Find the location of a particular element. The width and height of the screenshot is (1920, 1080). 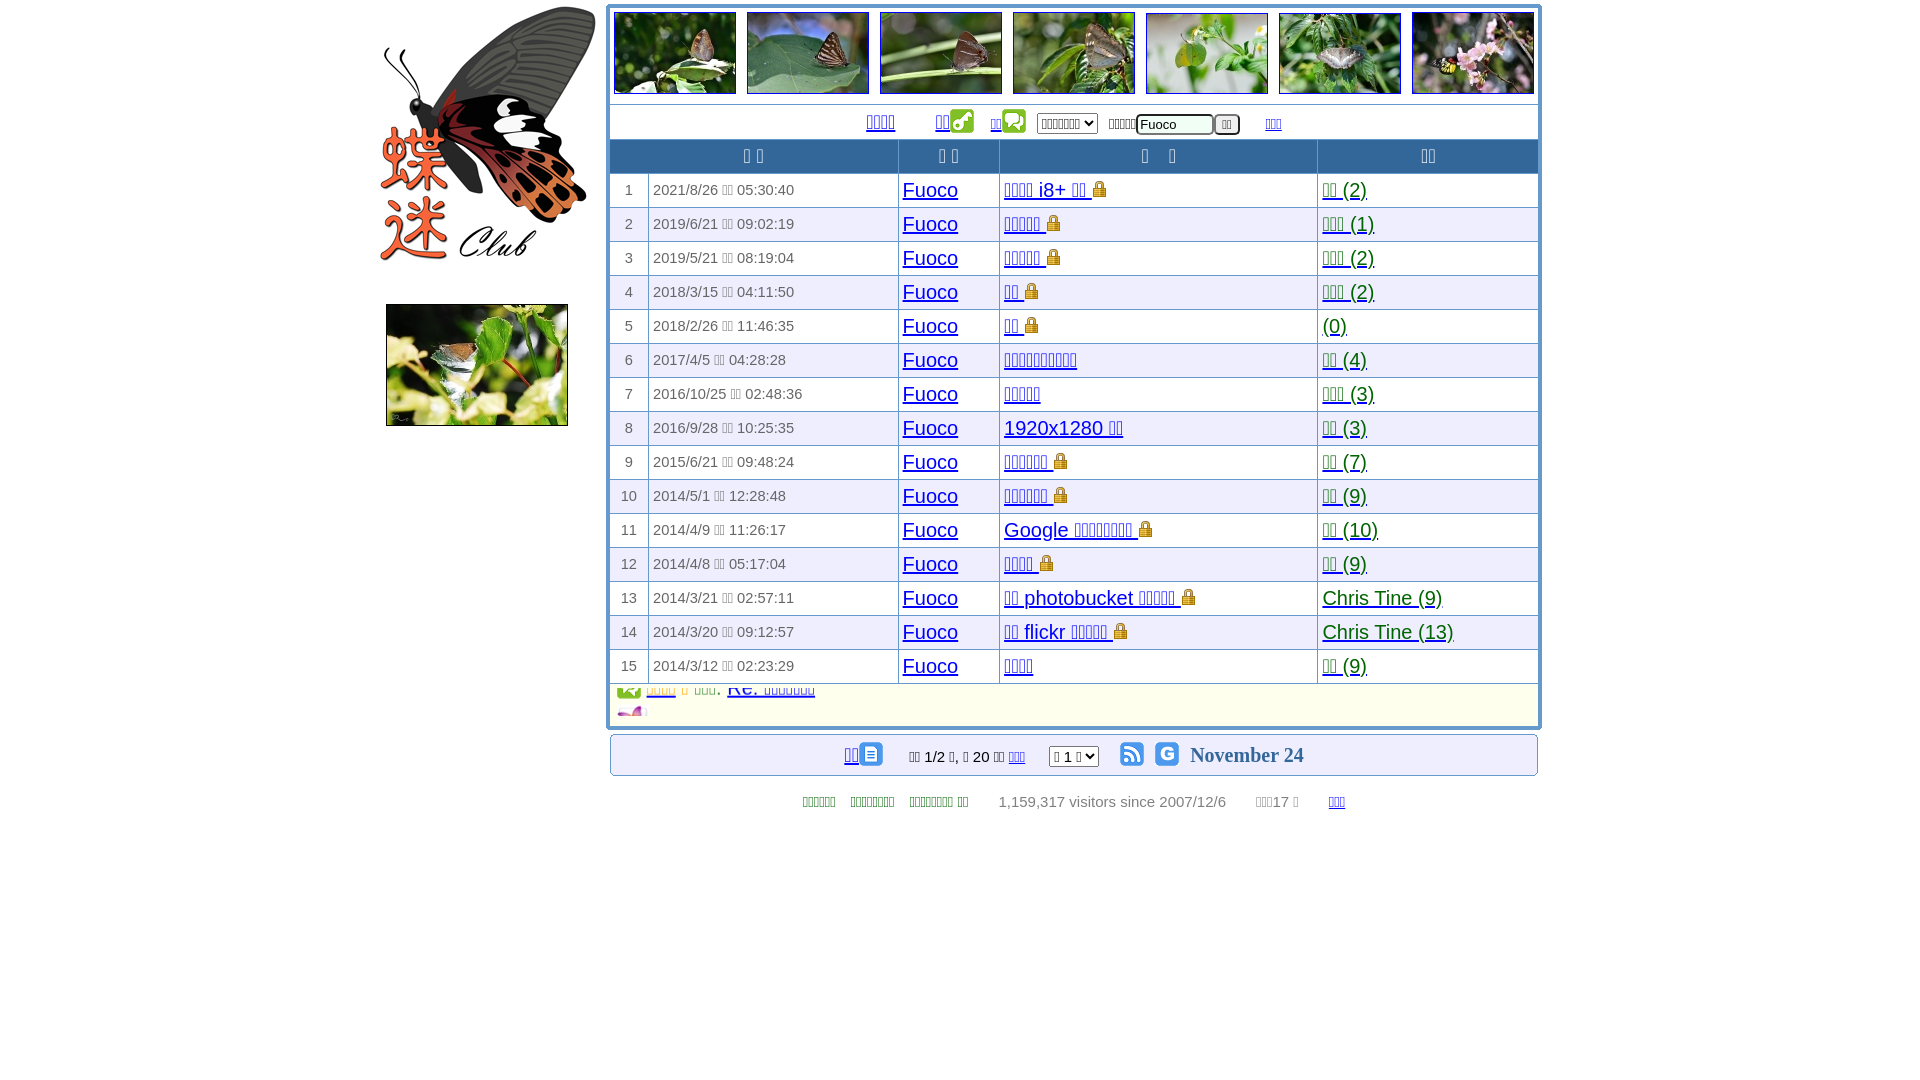

'(0)' is located at coordinates (1334, 325).